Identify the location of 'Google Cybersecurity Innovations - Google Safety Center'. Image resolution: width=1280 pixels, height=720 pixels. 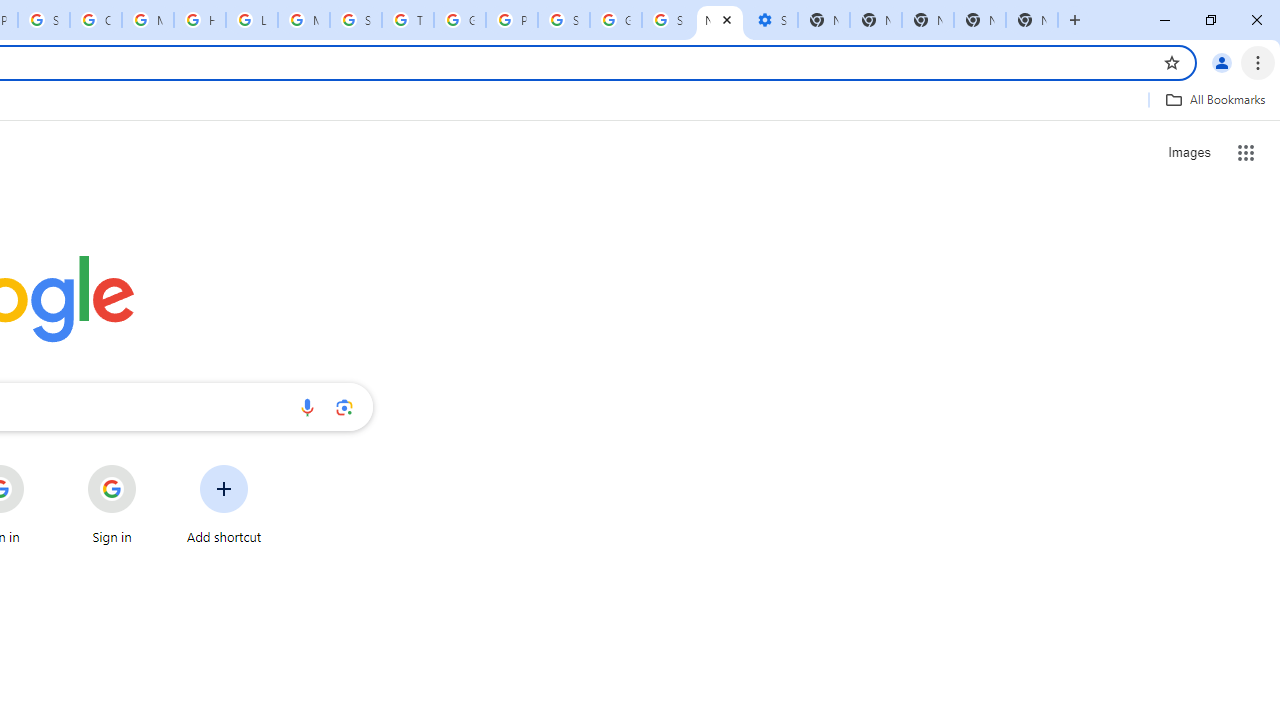
(615, 20).